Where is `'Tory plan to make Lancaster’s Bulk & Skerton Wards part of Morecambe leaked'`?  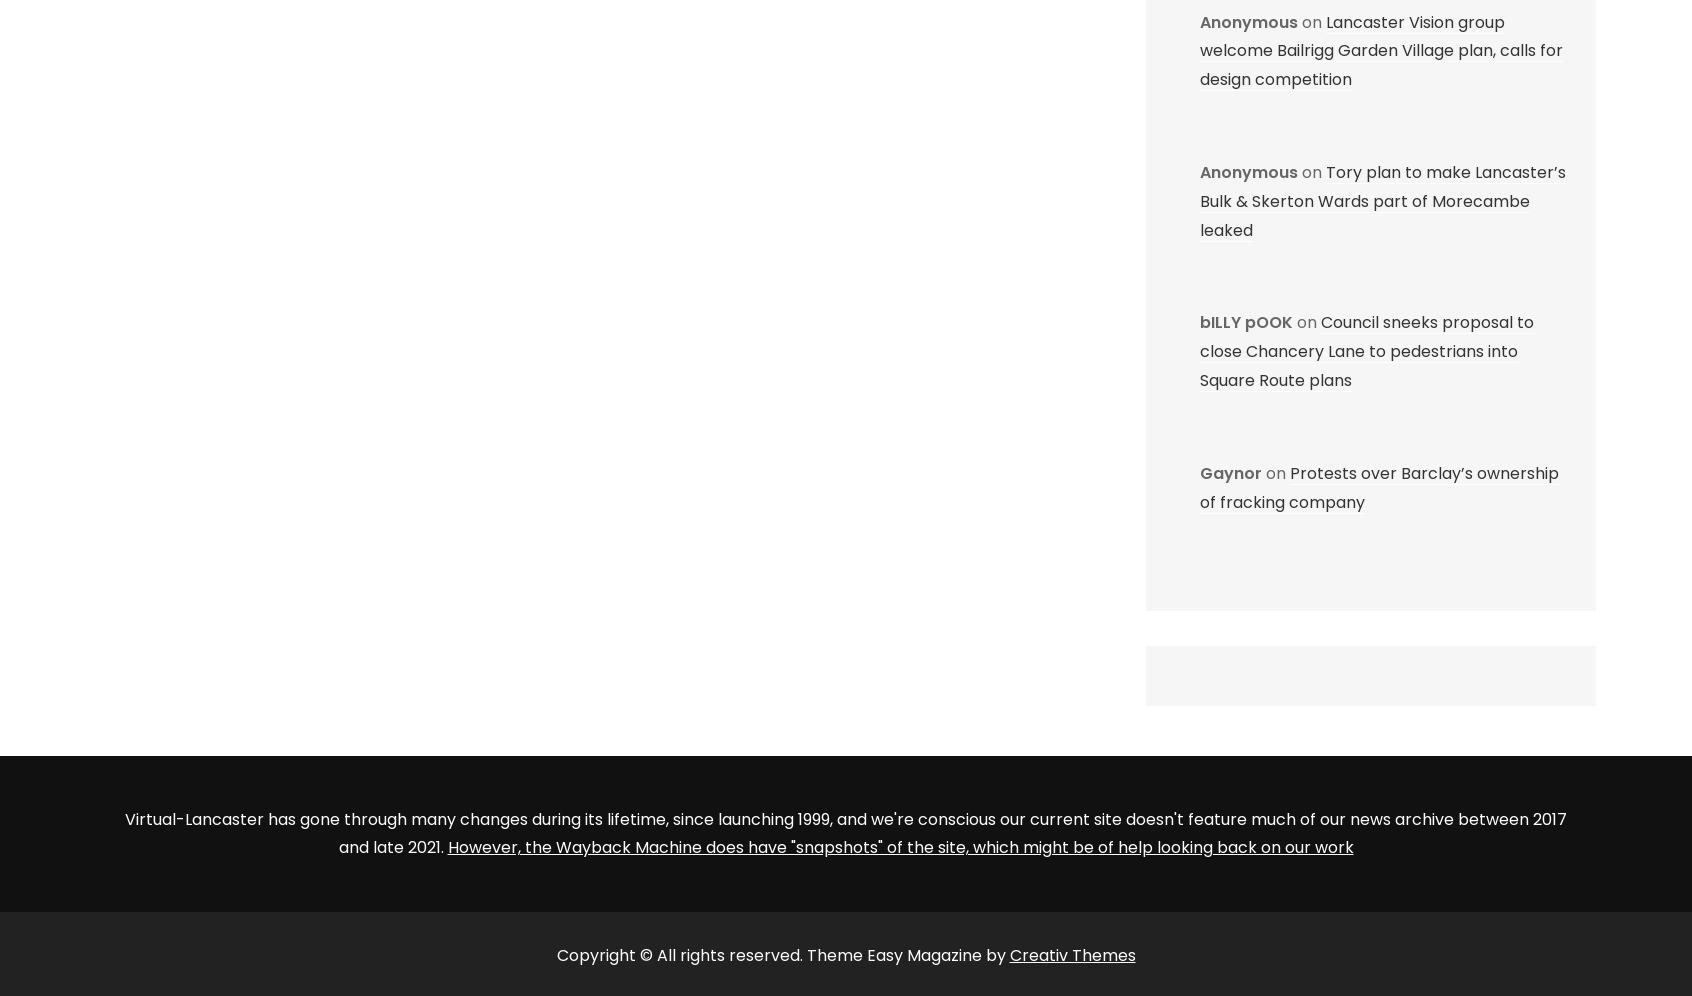
'Tory plan to make Lancaster’s Bulk & Skerton Wards part of Morecambe leaked' is located at coordinates (1383, 200).